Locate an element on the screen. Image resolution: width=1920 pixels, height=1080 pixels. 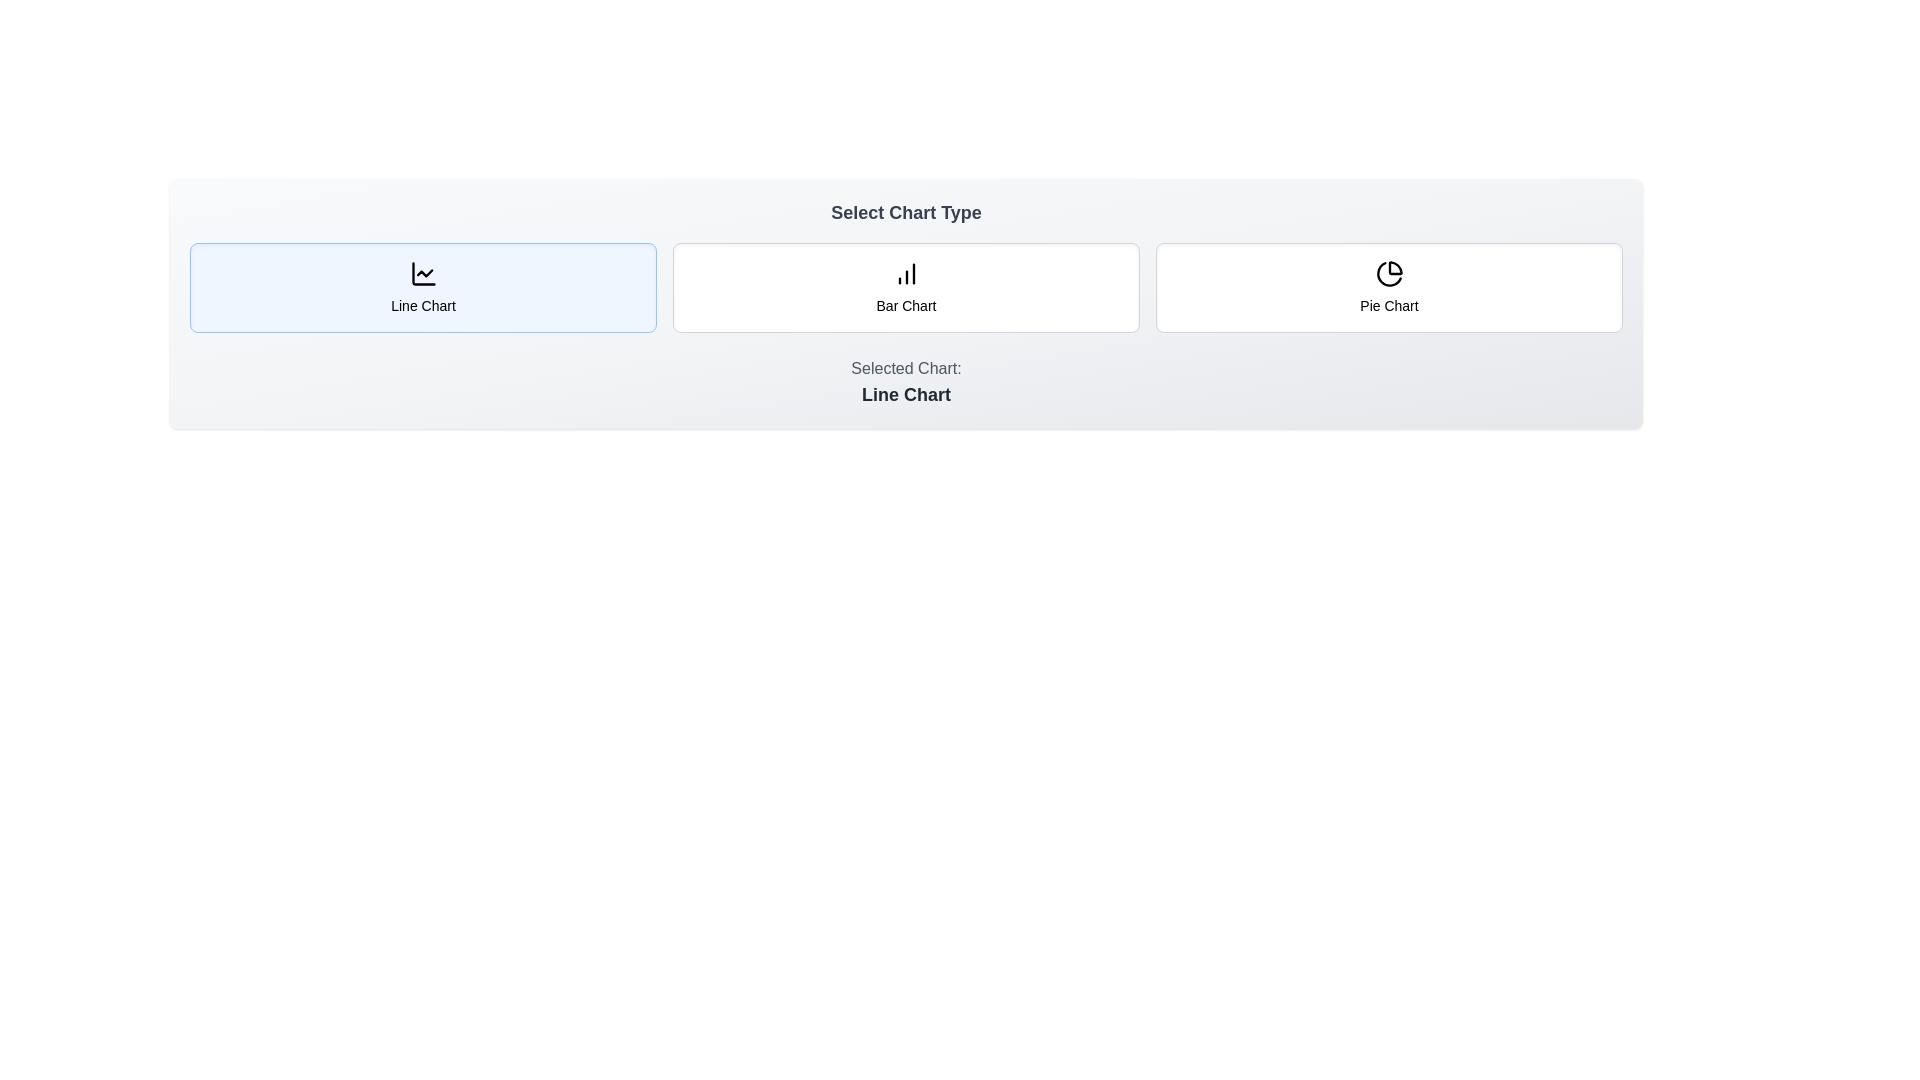
the chart type button corresponding to Pie Chart is located at coordinates (1388, 288).